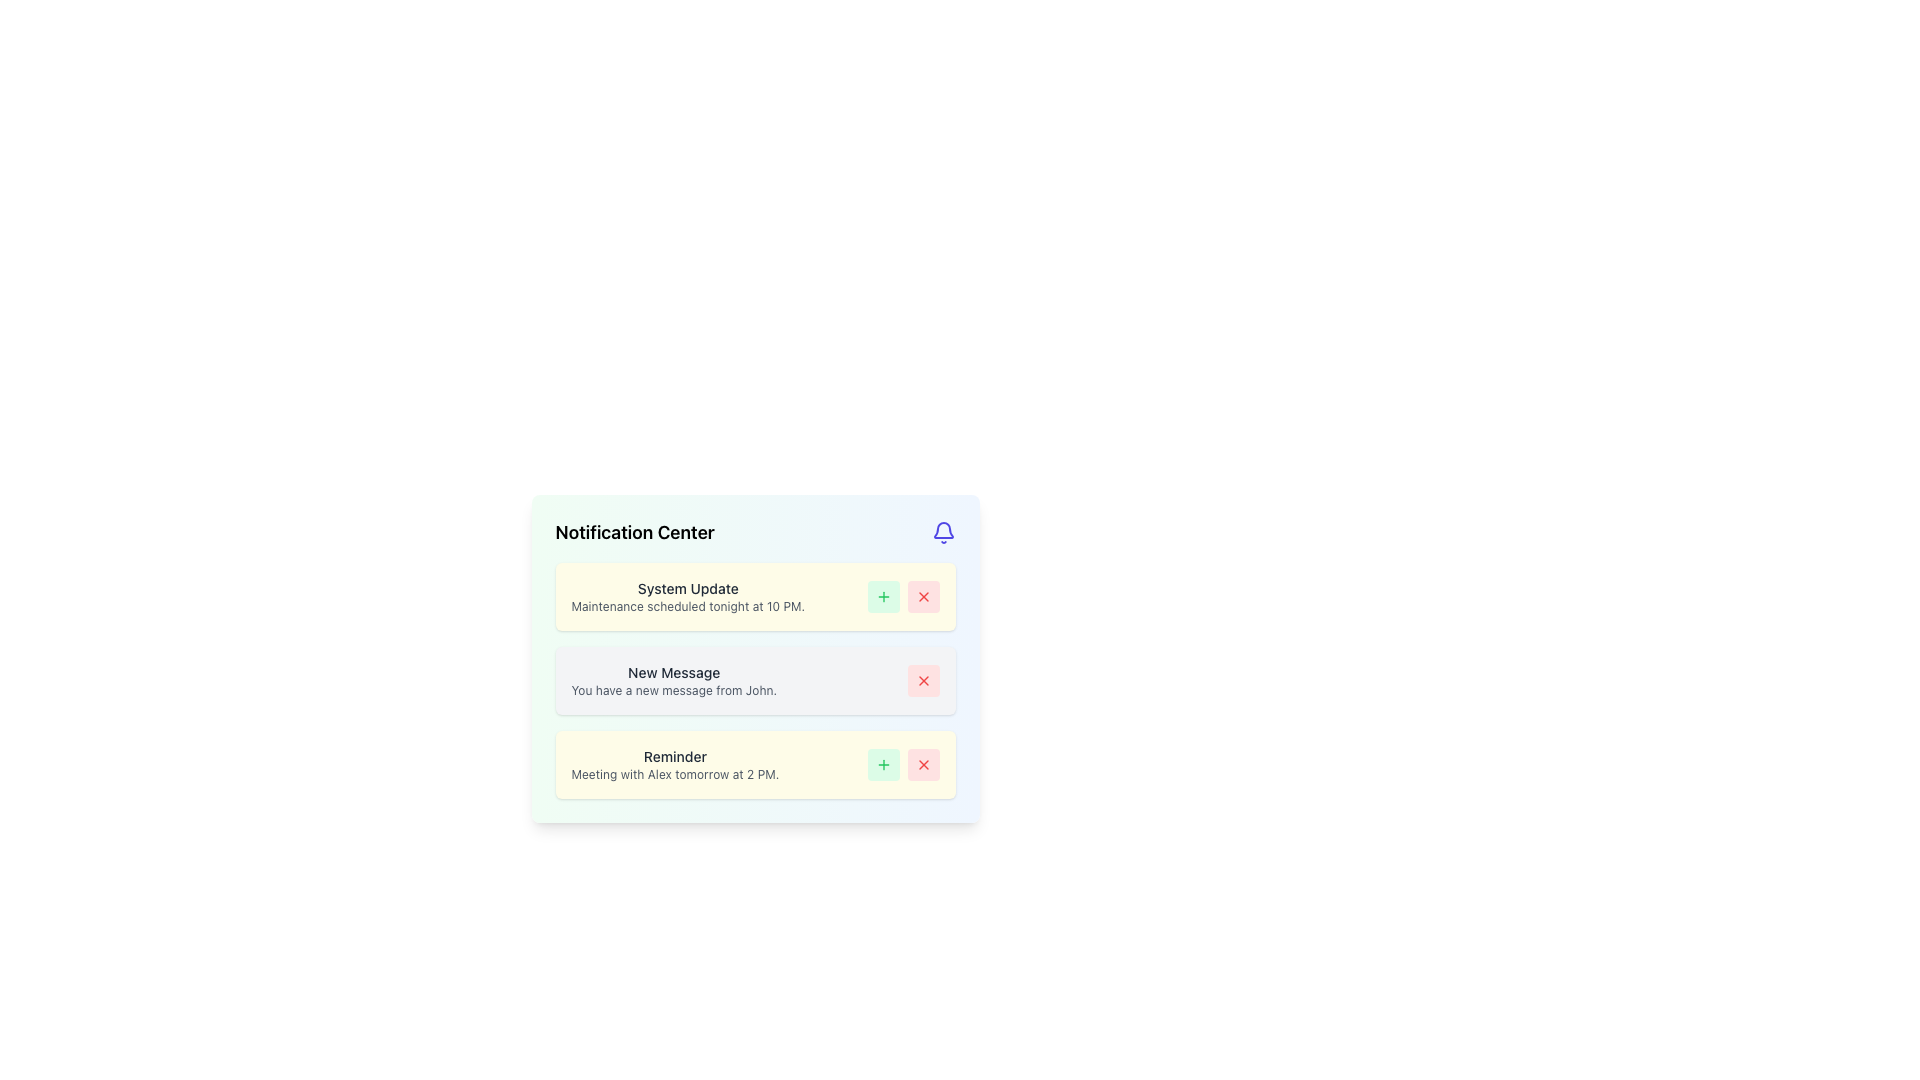  What do you see at coordinates (675, 764) in the screenshot?
I see `notification message about the scheduled meeting with Alex at 2 PM, which is the third notification in the Notification Center with a yellow background` at bounding box center [675, 764].